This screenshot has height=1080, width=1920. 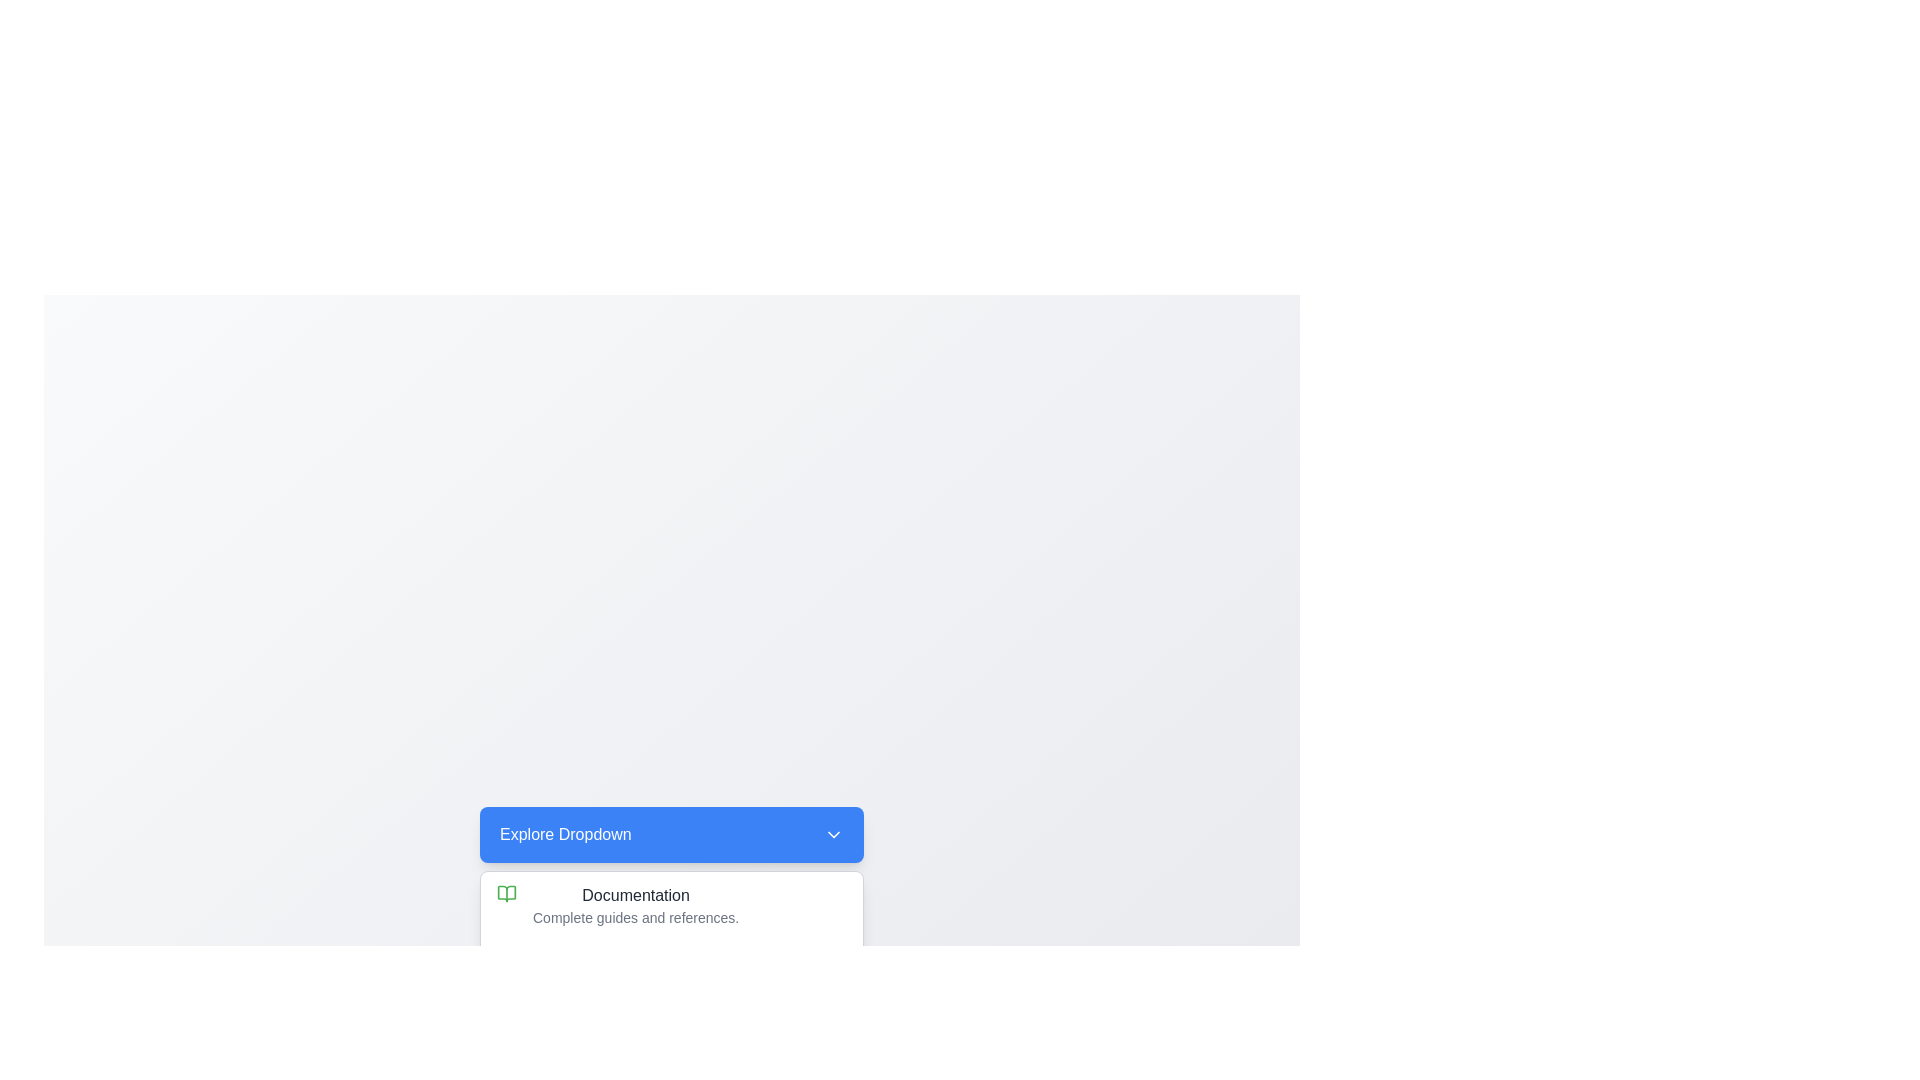 What do you see at coordinates (635, 918) in the screenshot?
I see `the text label that serves as a descriptive subtitle for the 'Documentation' section, located directly below the 'Documentation' heading` at bounding box center [635, 918].